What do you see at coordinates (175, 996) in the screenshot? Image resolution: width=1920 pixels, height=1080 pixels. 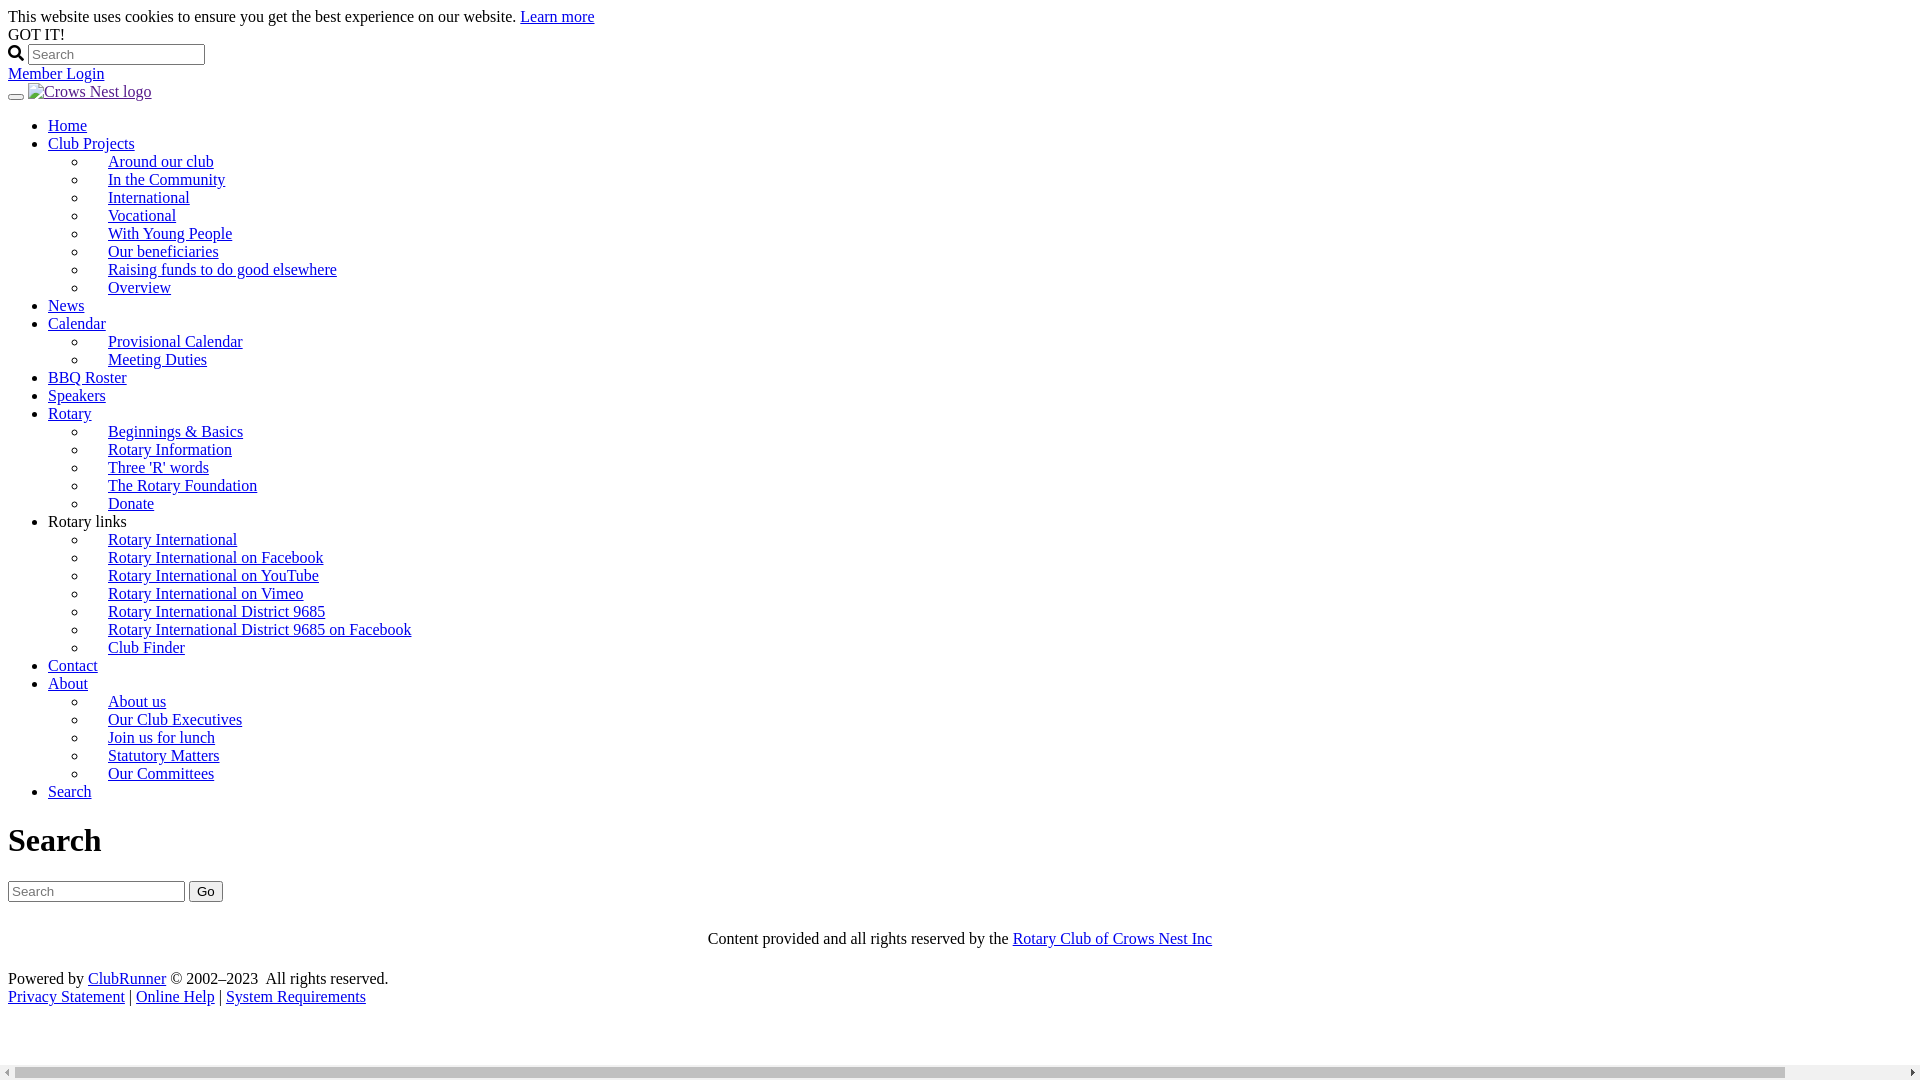 I see `'Online Help'` at bounding box center [175, 996].